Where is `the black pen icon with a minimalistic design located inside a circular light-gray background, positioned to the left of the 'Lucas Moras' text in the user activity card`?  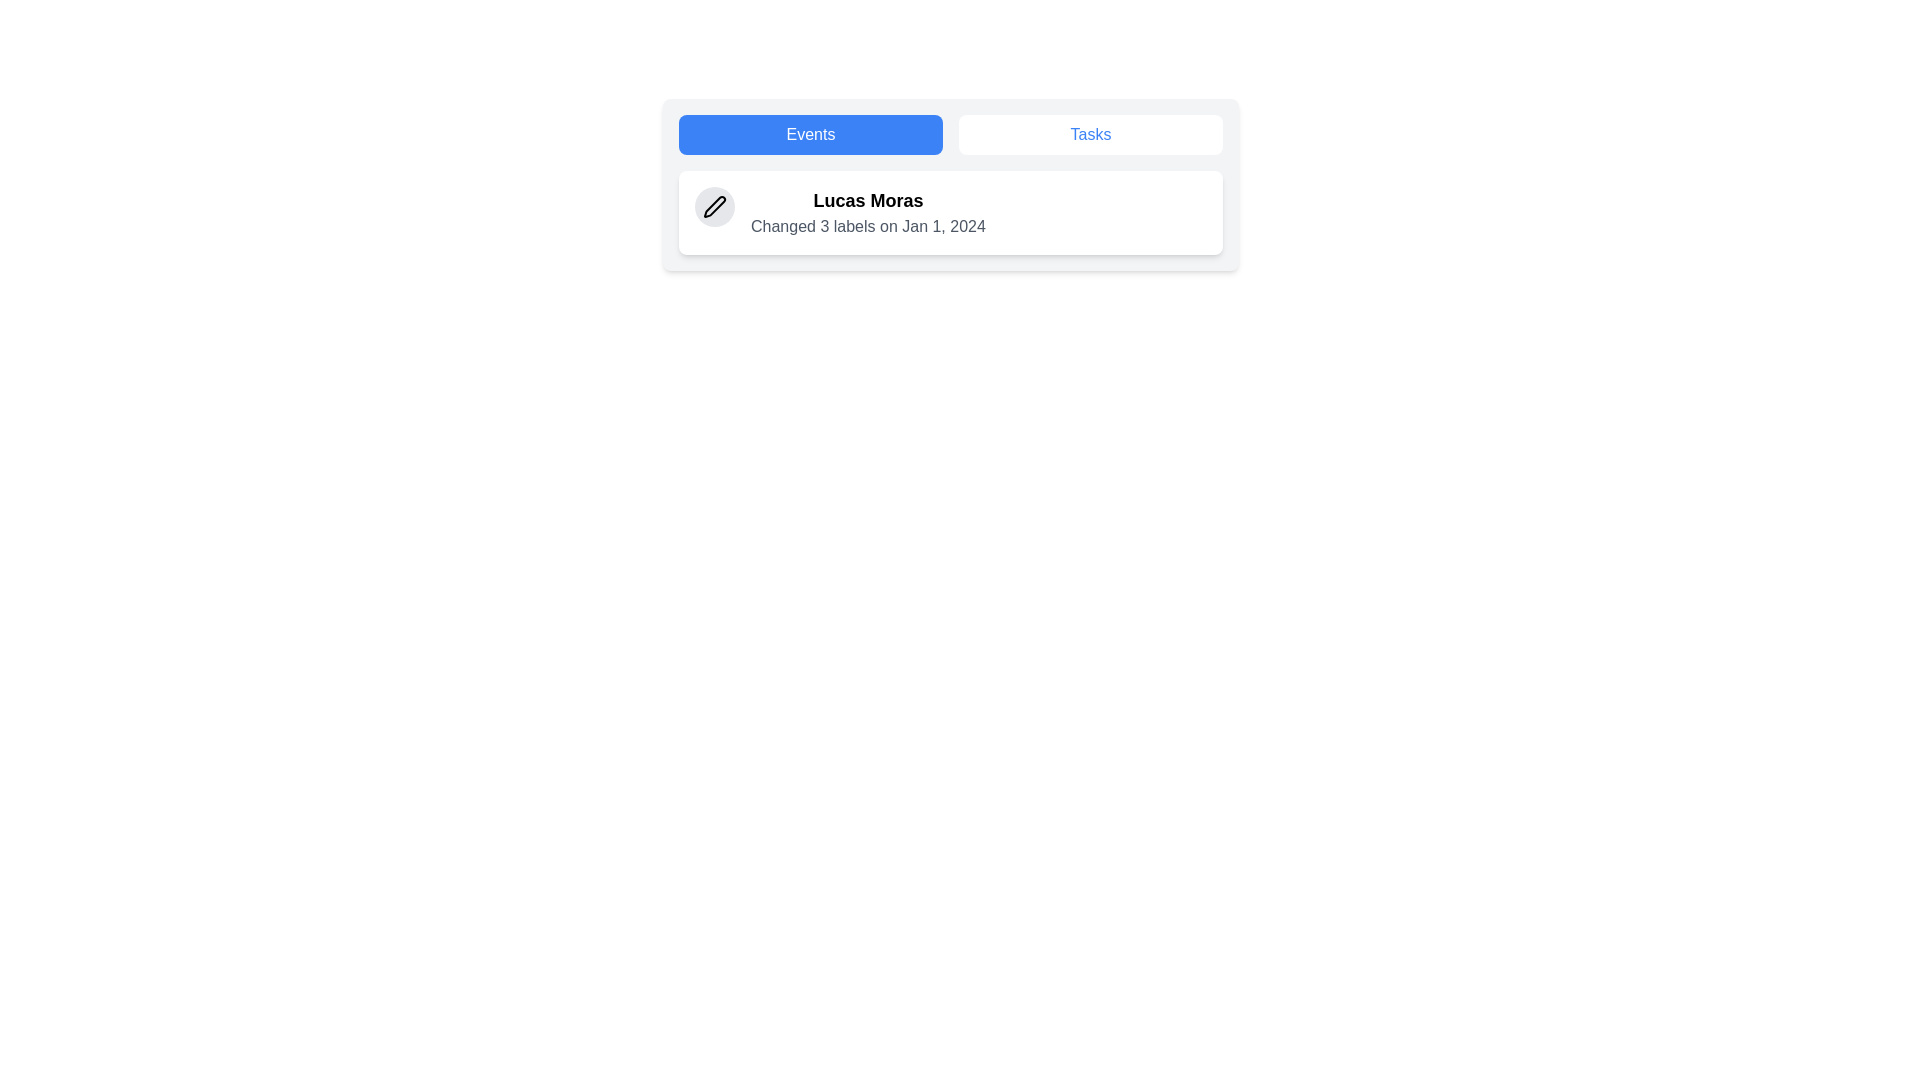 the black pen icon with a minimalistic design located inside a circular light-gray background, positioned to the left of the 'Lucas Moras' text in the user activity card is located at coordinates (715, 207).